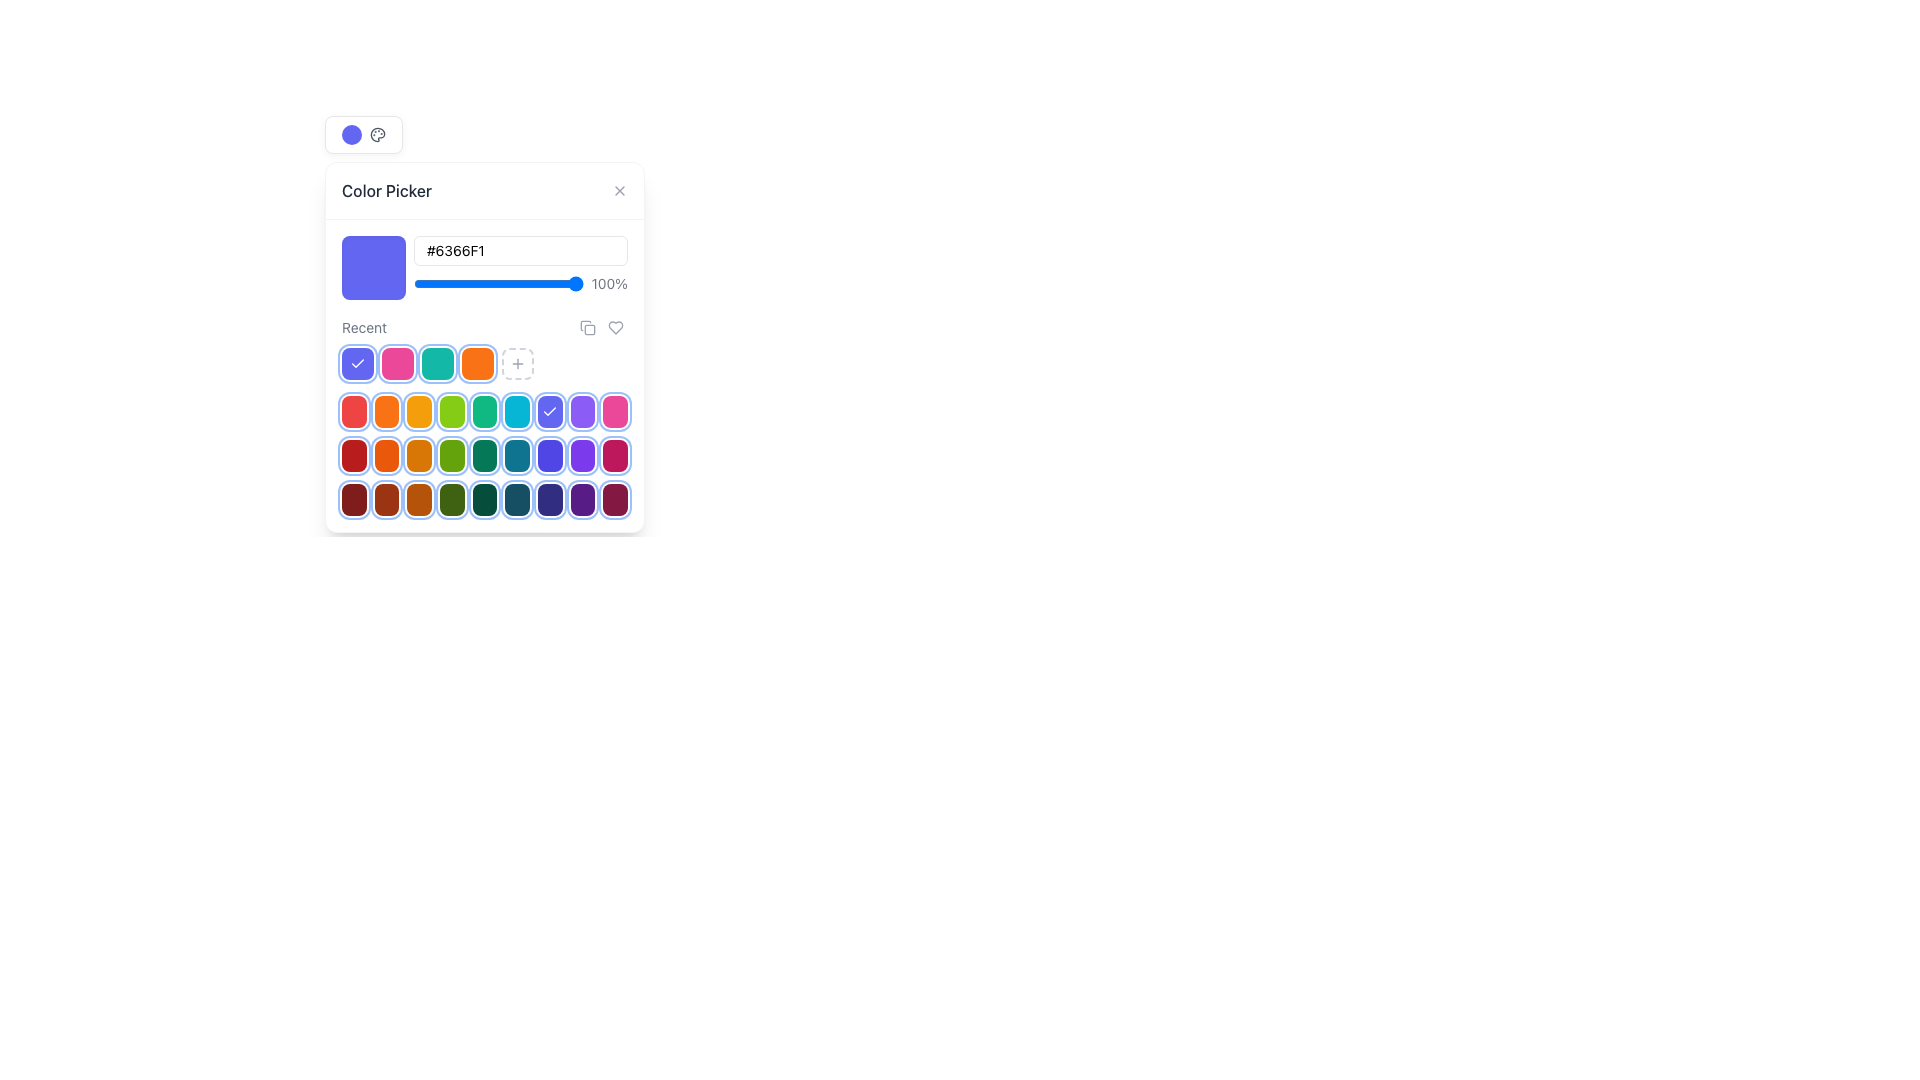  I want to click on the slider value, so click(534, 284).